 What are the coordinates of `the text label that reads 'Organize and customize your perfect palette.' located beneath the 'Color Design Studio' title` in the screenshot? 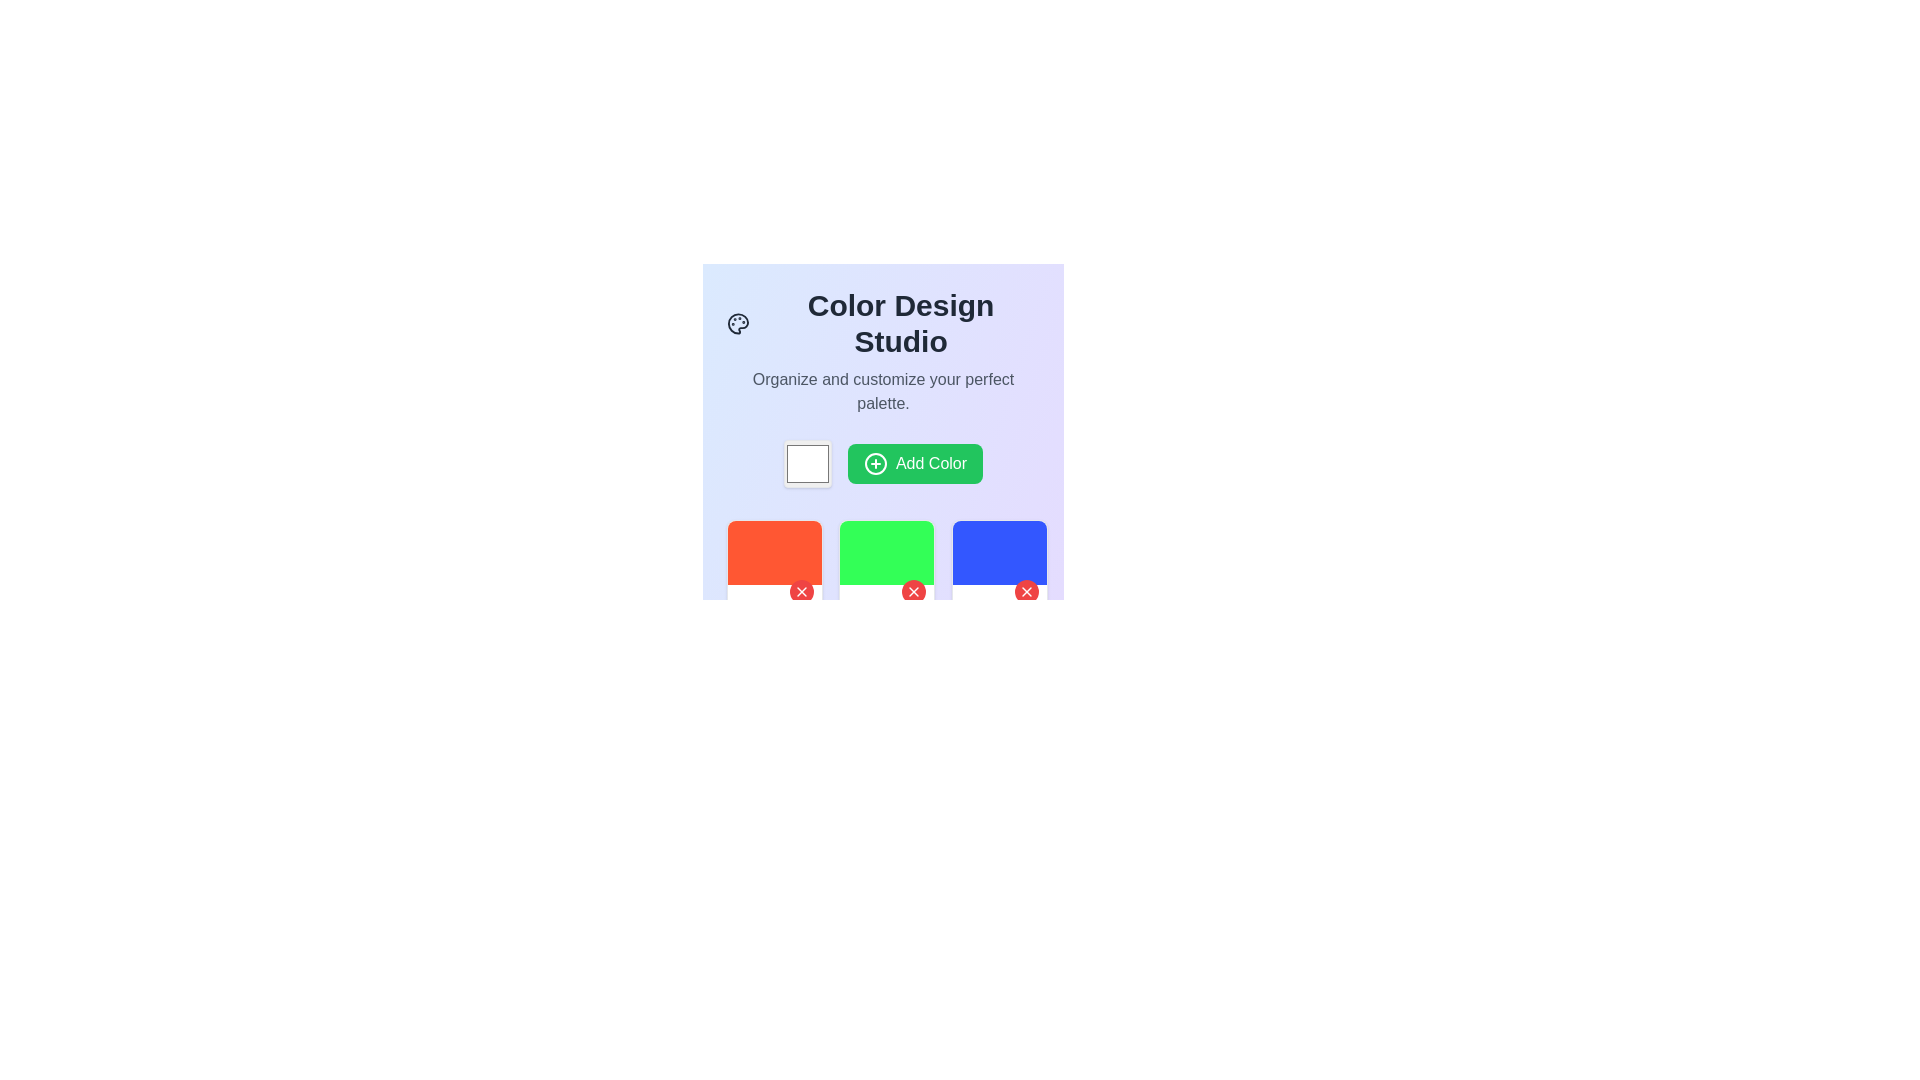 It's located at (882, 392).